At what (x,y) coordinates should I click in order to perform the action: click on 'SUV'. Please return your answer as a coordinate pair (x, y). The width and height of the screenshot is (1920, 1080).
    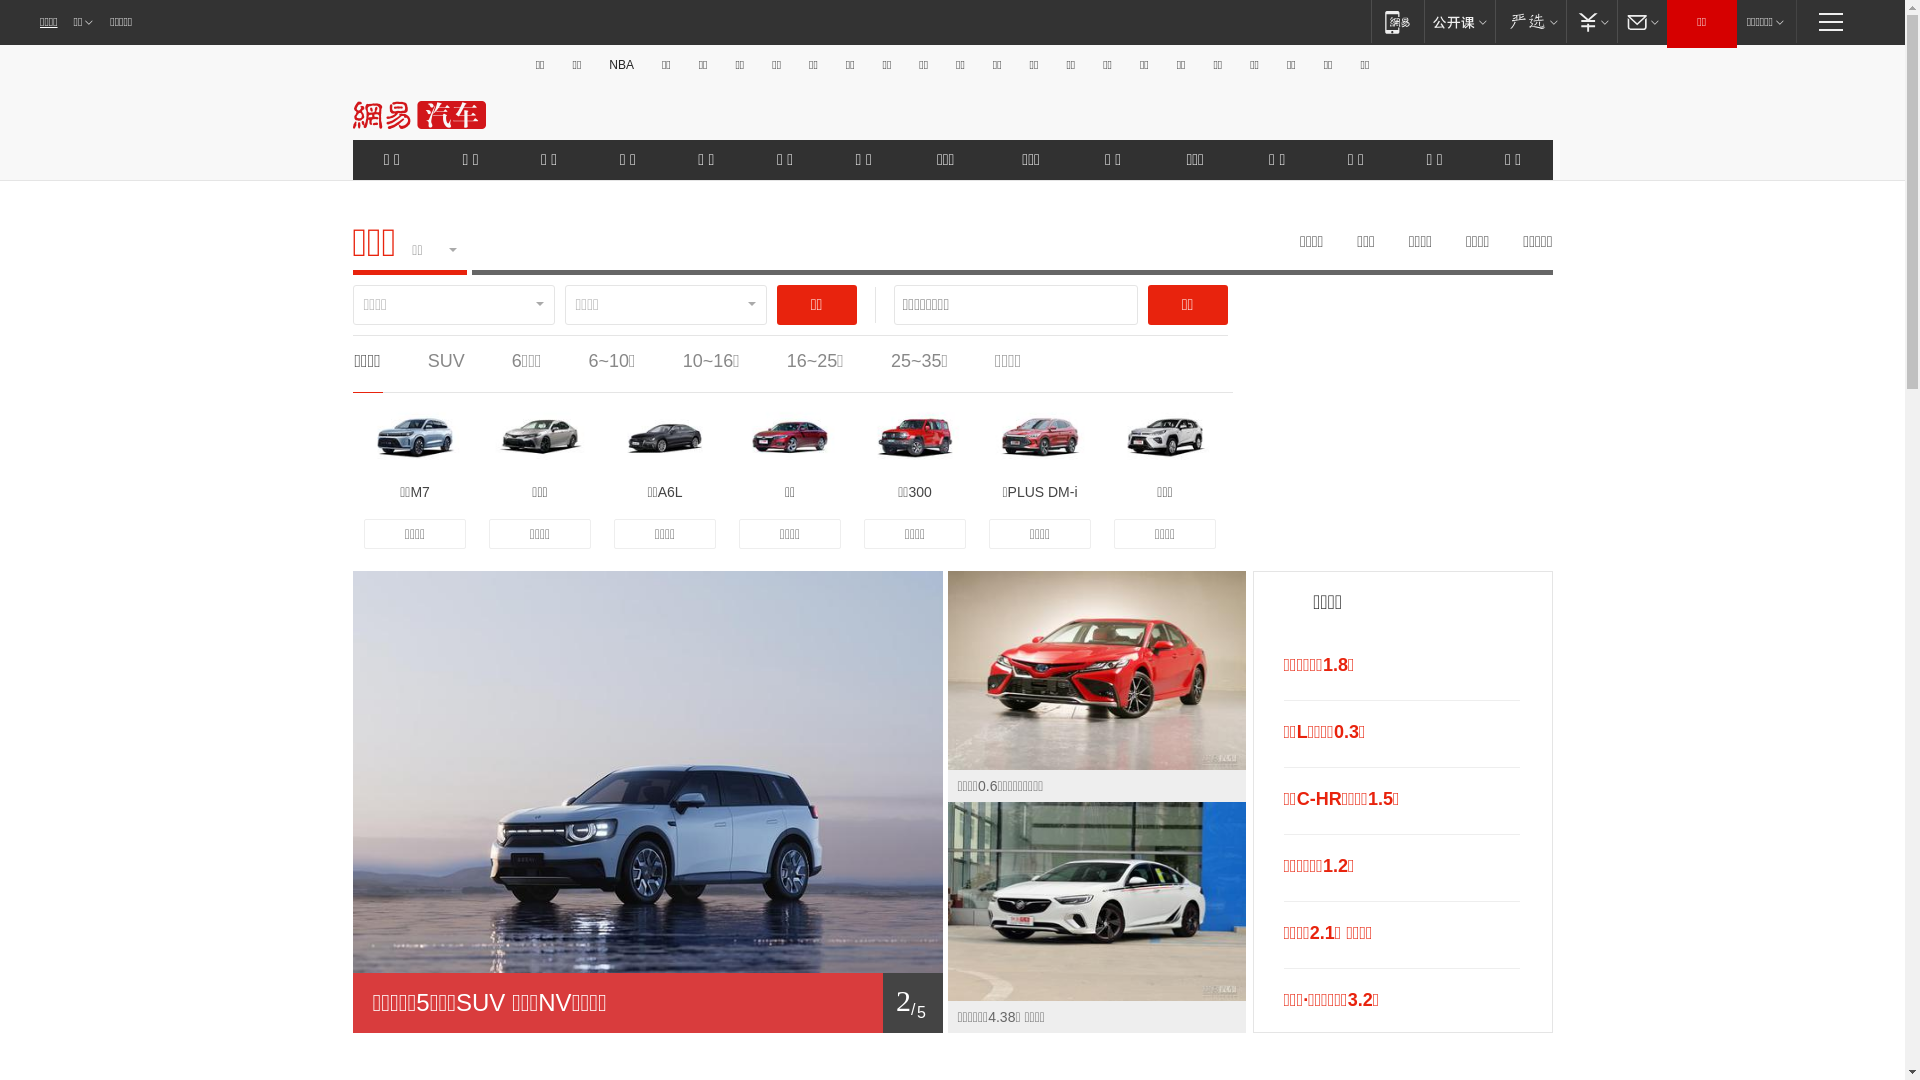
    Looking at the image, I should click on (445, 361).